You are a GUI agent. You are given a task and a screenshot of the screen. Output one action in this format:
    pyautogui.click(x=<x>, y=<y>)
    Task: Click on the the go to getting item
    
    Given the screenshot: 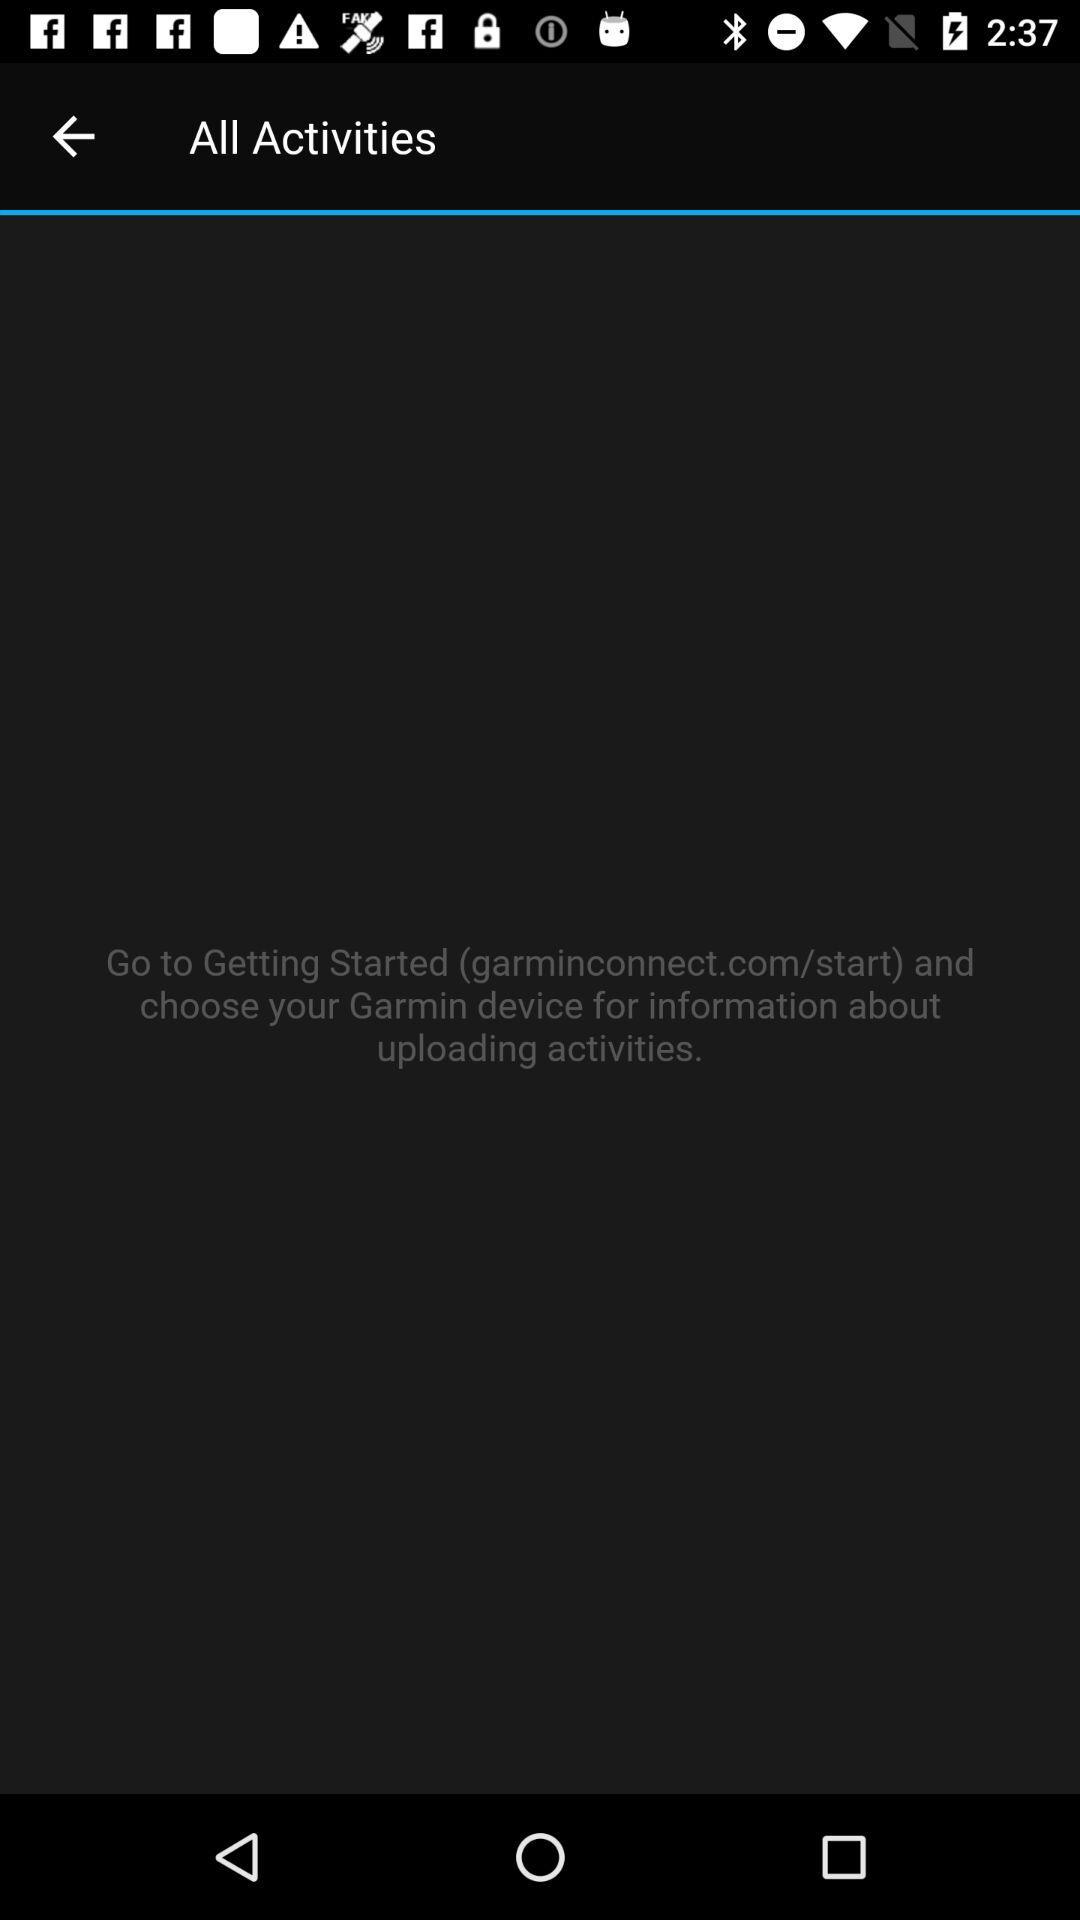 What is the action you would take?
    pyautogui.click(x=540, y=1004)
    